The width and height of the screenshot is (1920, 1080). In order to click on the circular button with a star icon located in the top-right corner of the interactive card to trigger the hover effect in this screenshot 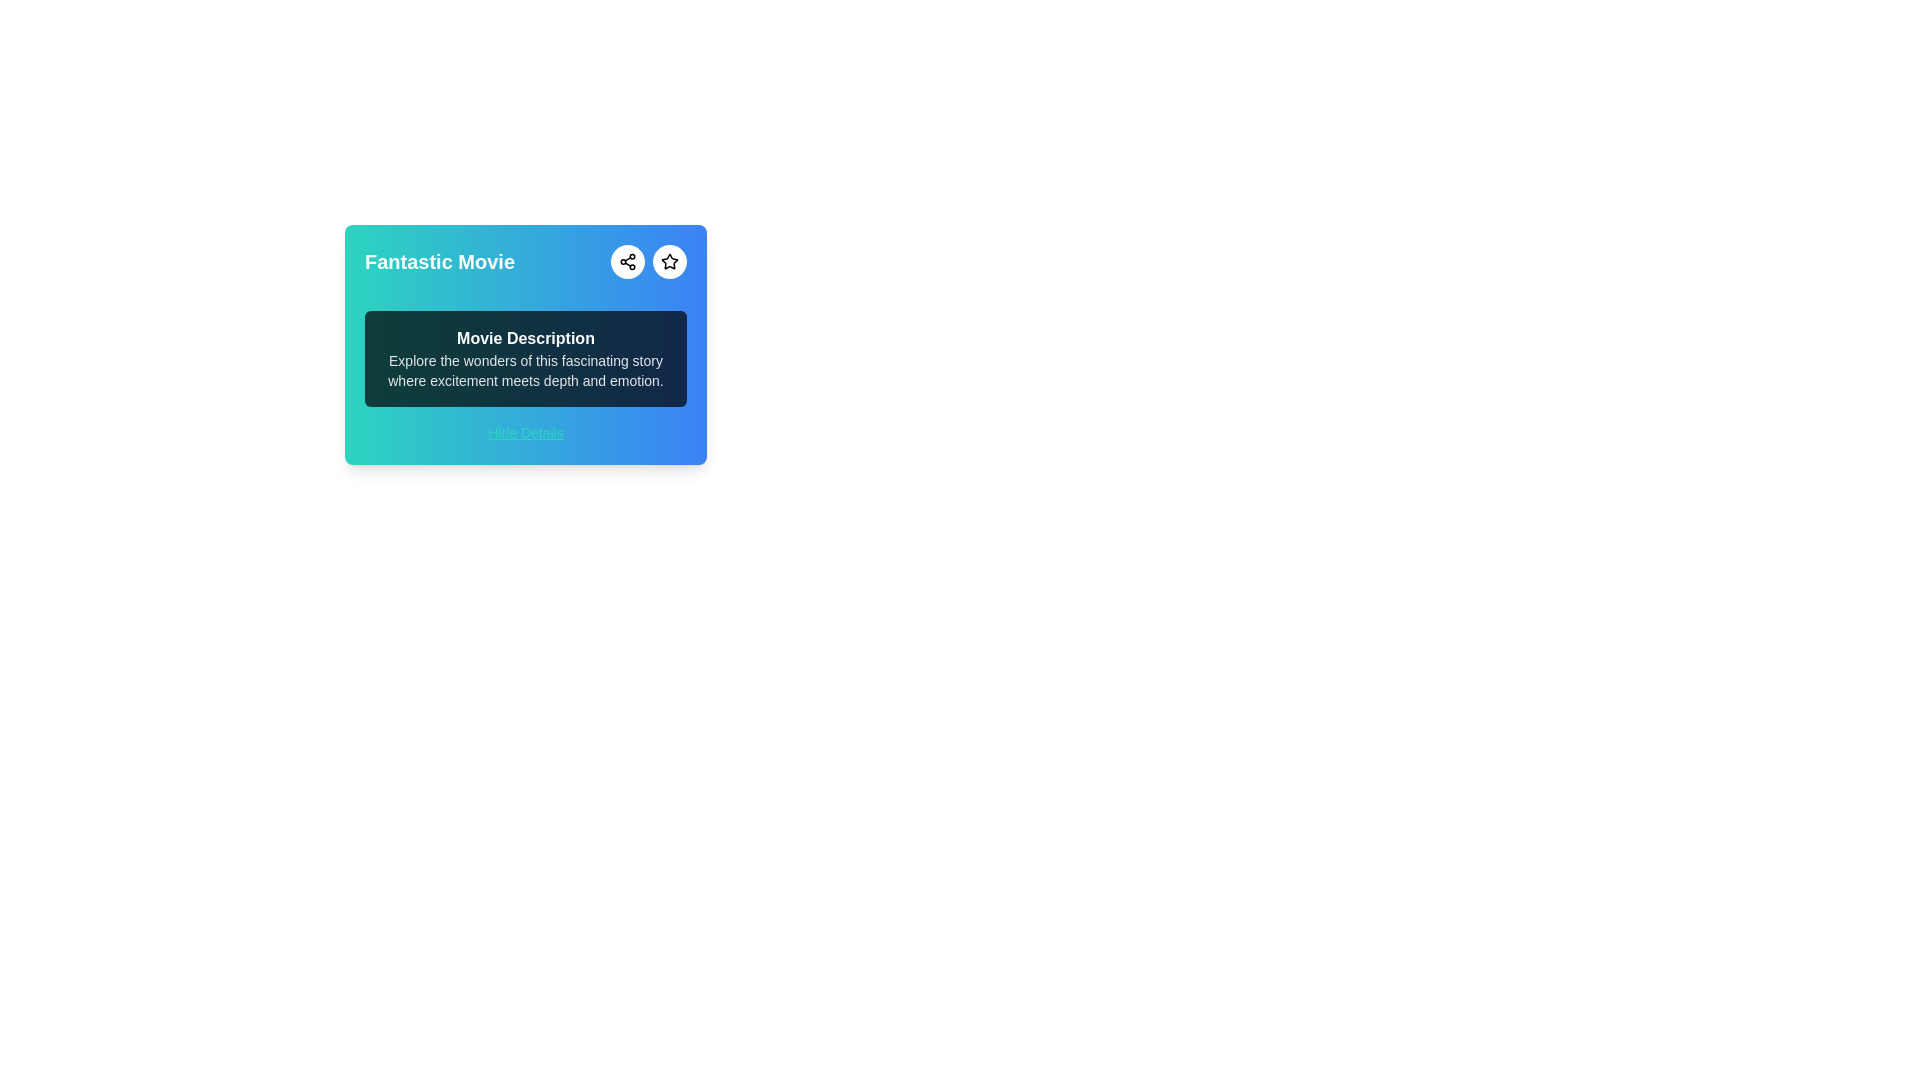, I will do `click(670, 261)`.